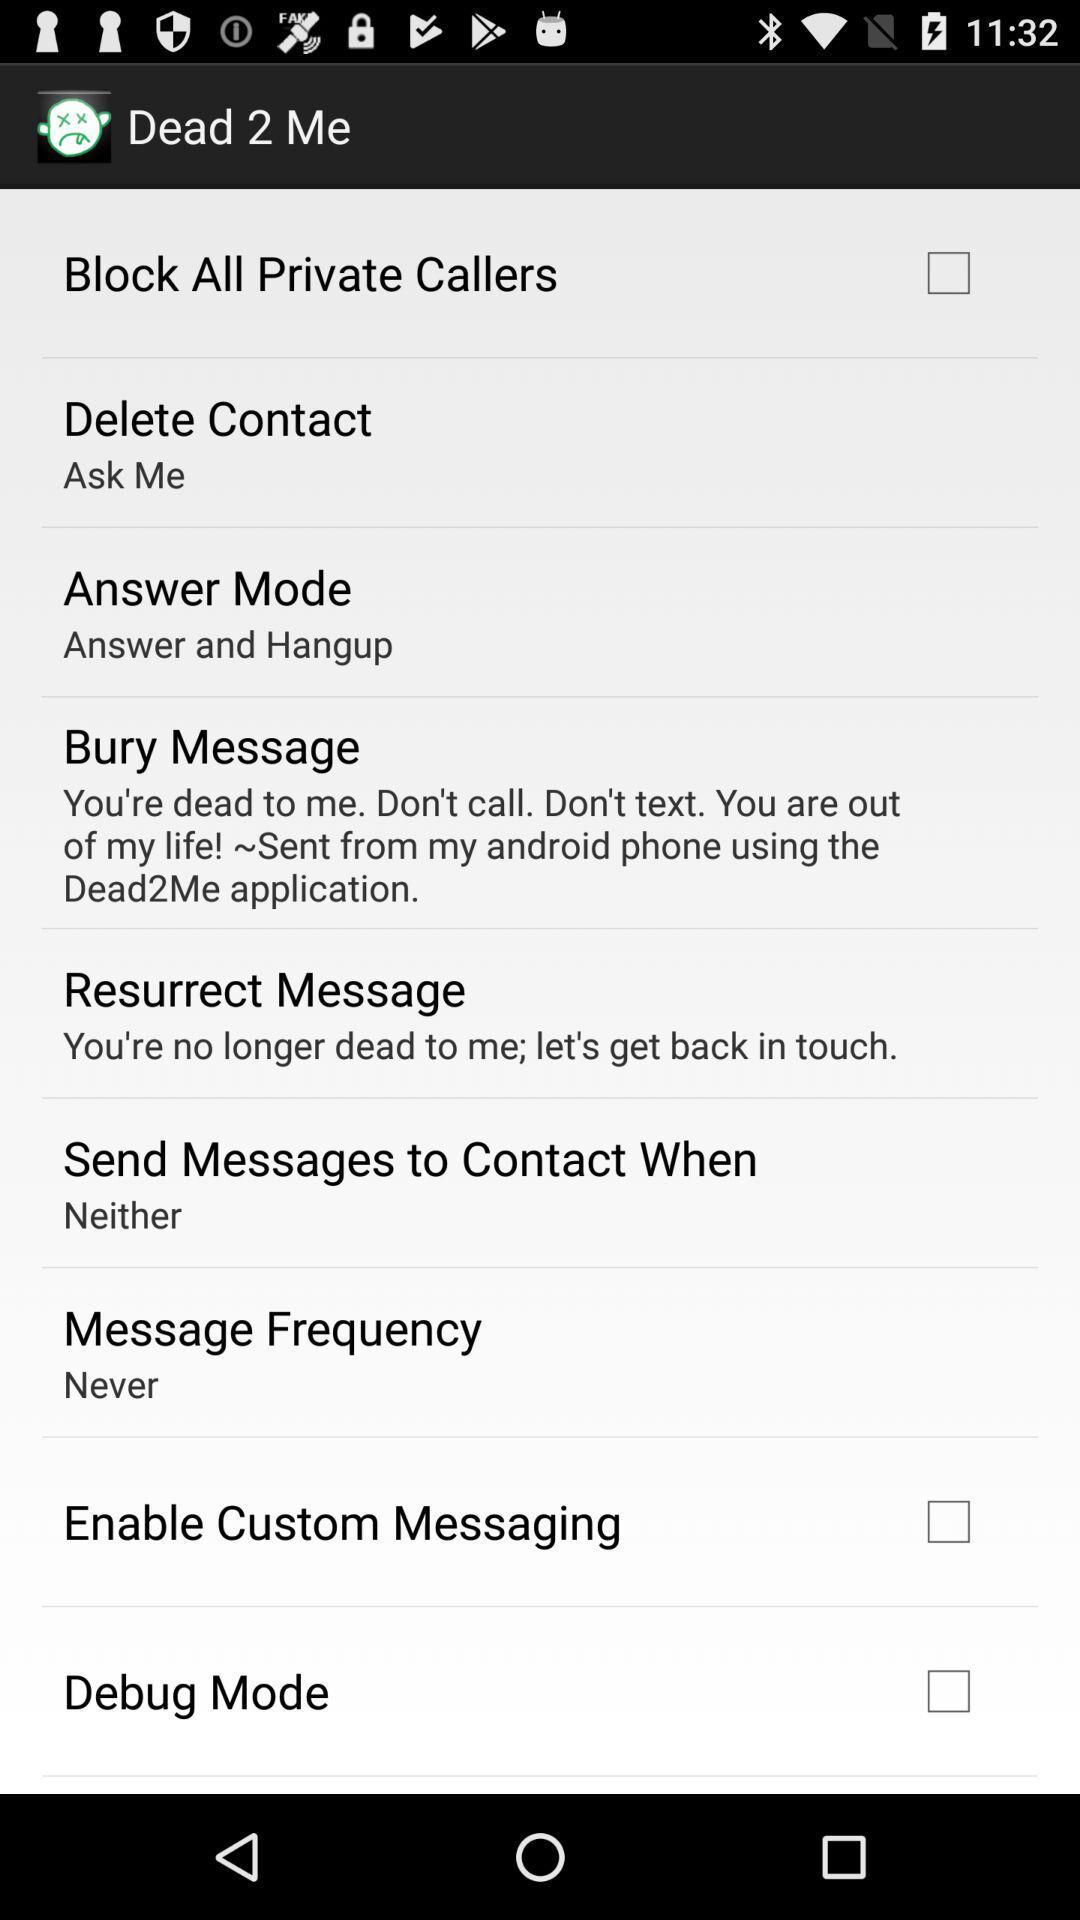 The height and width of the screenshot is (1920, 1080). Describe the element at coordinates (409, 1157) in the screenshot. I see `send messages to app` at that location.